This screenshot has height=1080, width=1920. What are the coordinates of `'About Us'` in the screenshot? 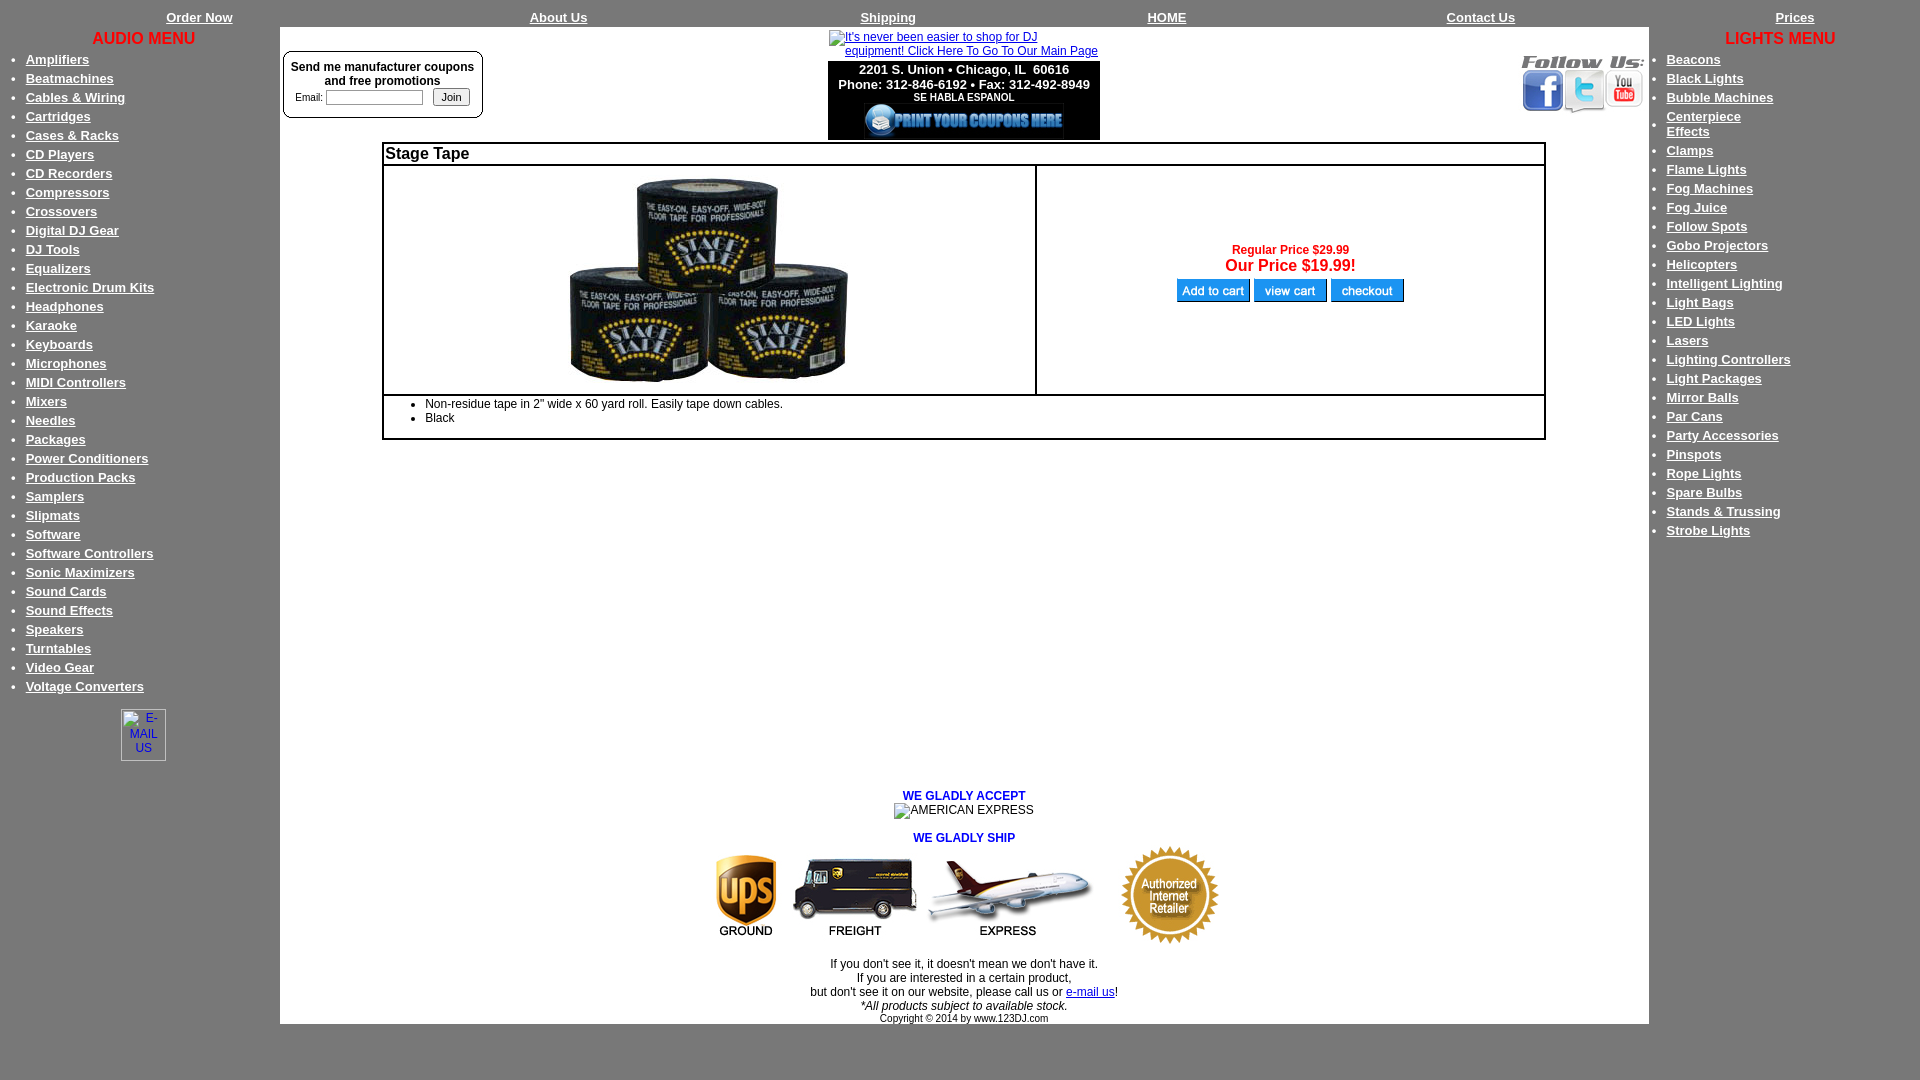 It's located at (558, 17).